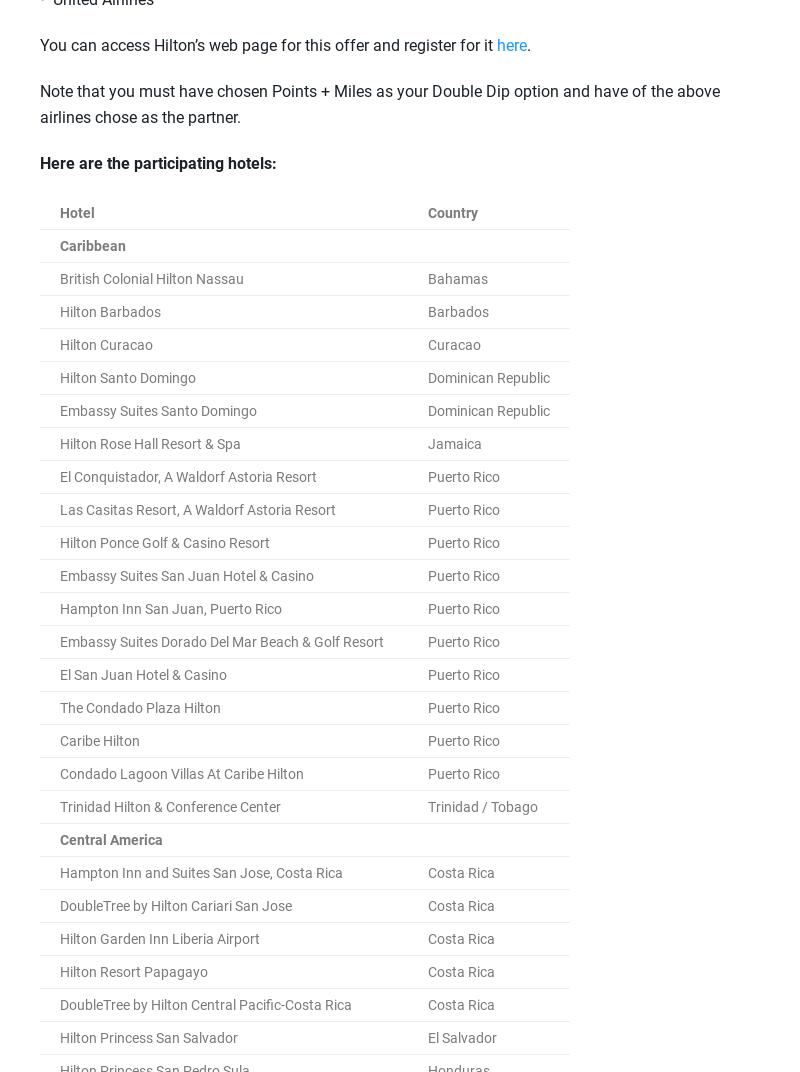  What do you see at coordinates (186, 574) in the screenshot?
I see `'Embassy Suites San Juan Hotel & Casino'` at bounding box center [186, 574].